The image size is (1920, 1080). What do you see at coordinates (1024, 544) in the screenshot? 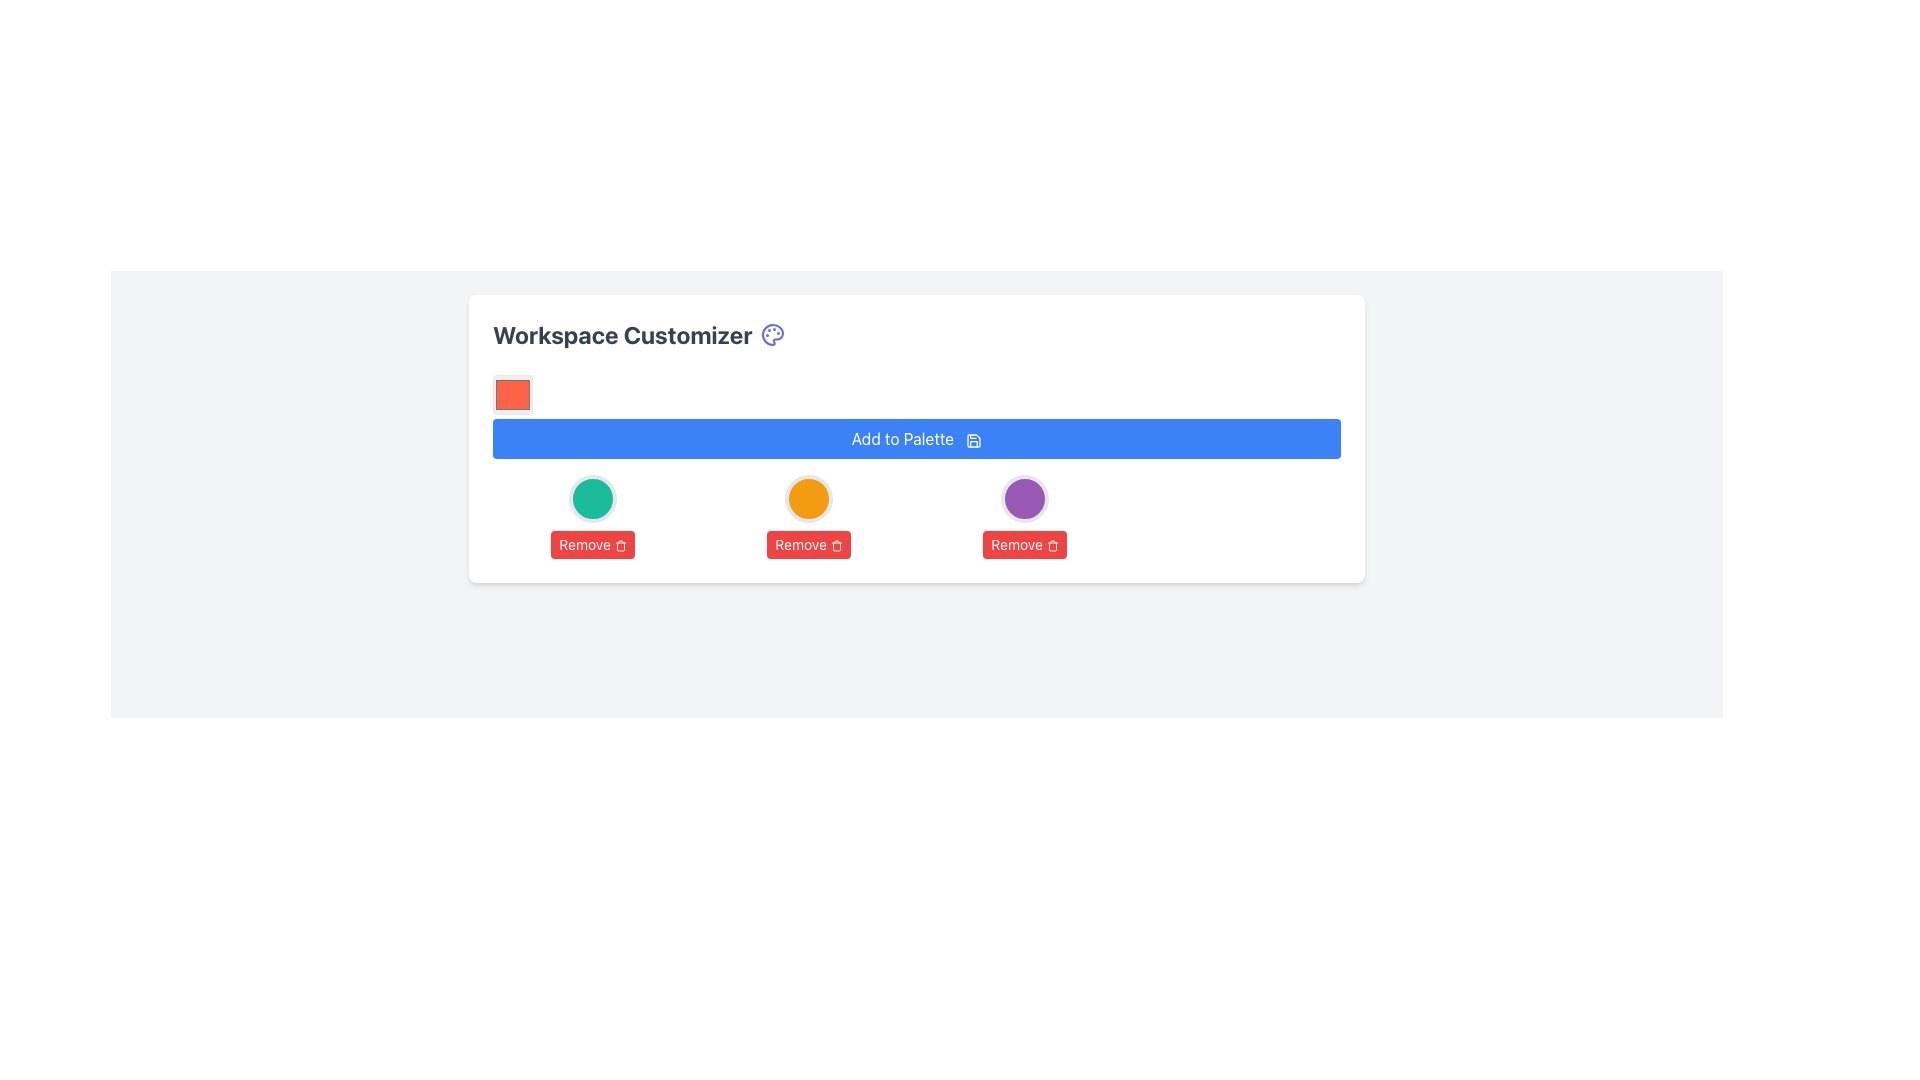
I see `the 'Remove' button located below a purple circular shape` at bounding box center [1024, 544].